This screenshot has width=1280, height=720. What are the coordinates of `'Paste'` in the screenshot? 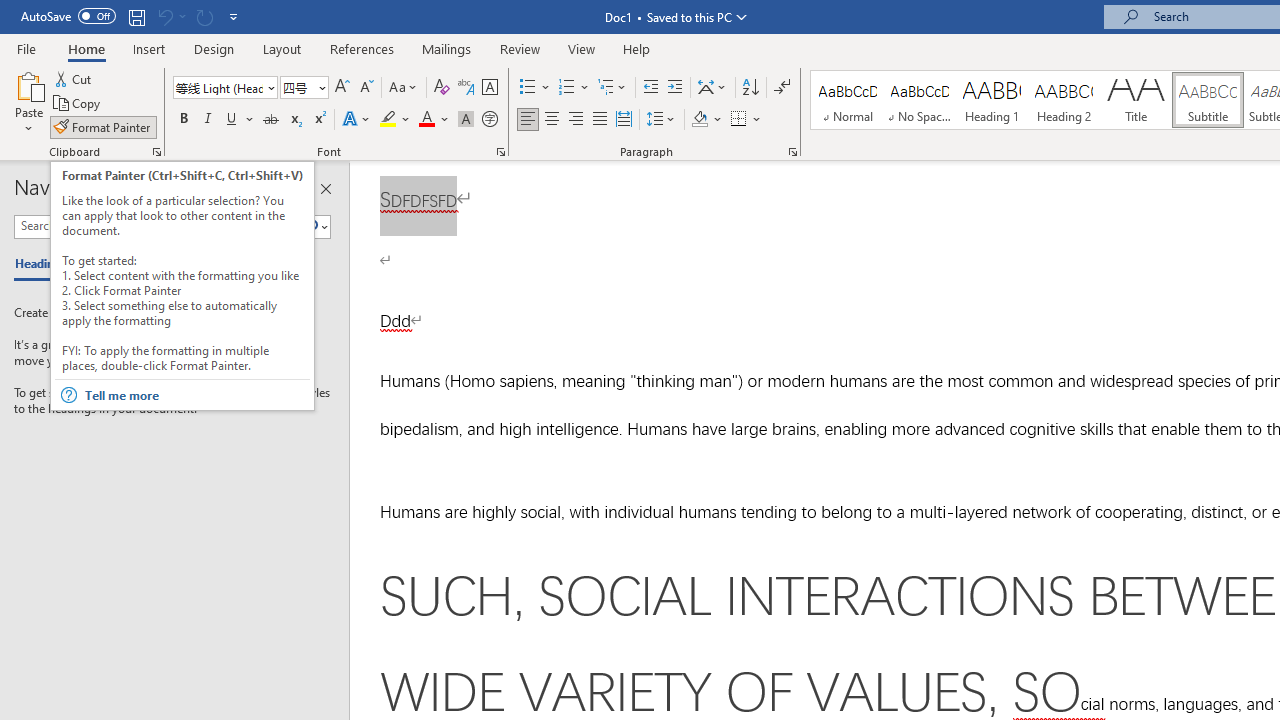 It's located at (28, 103).